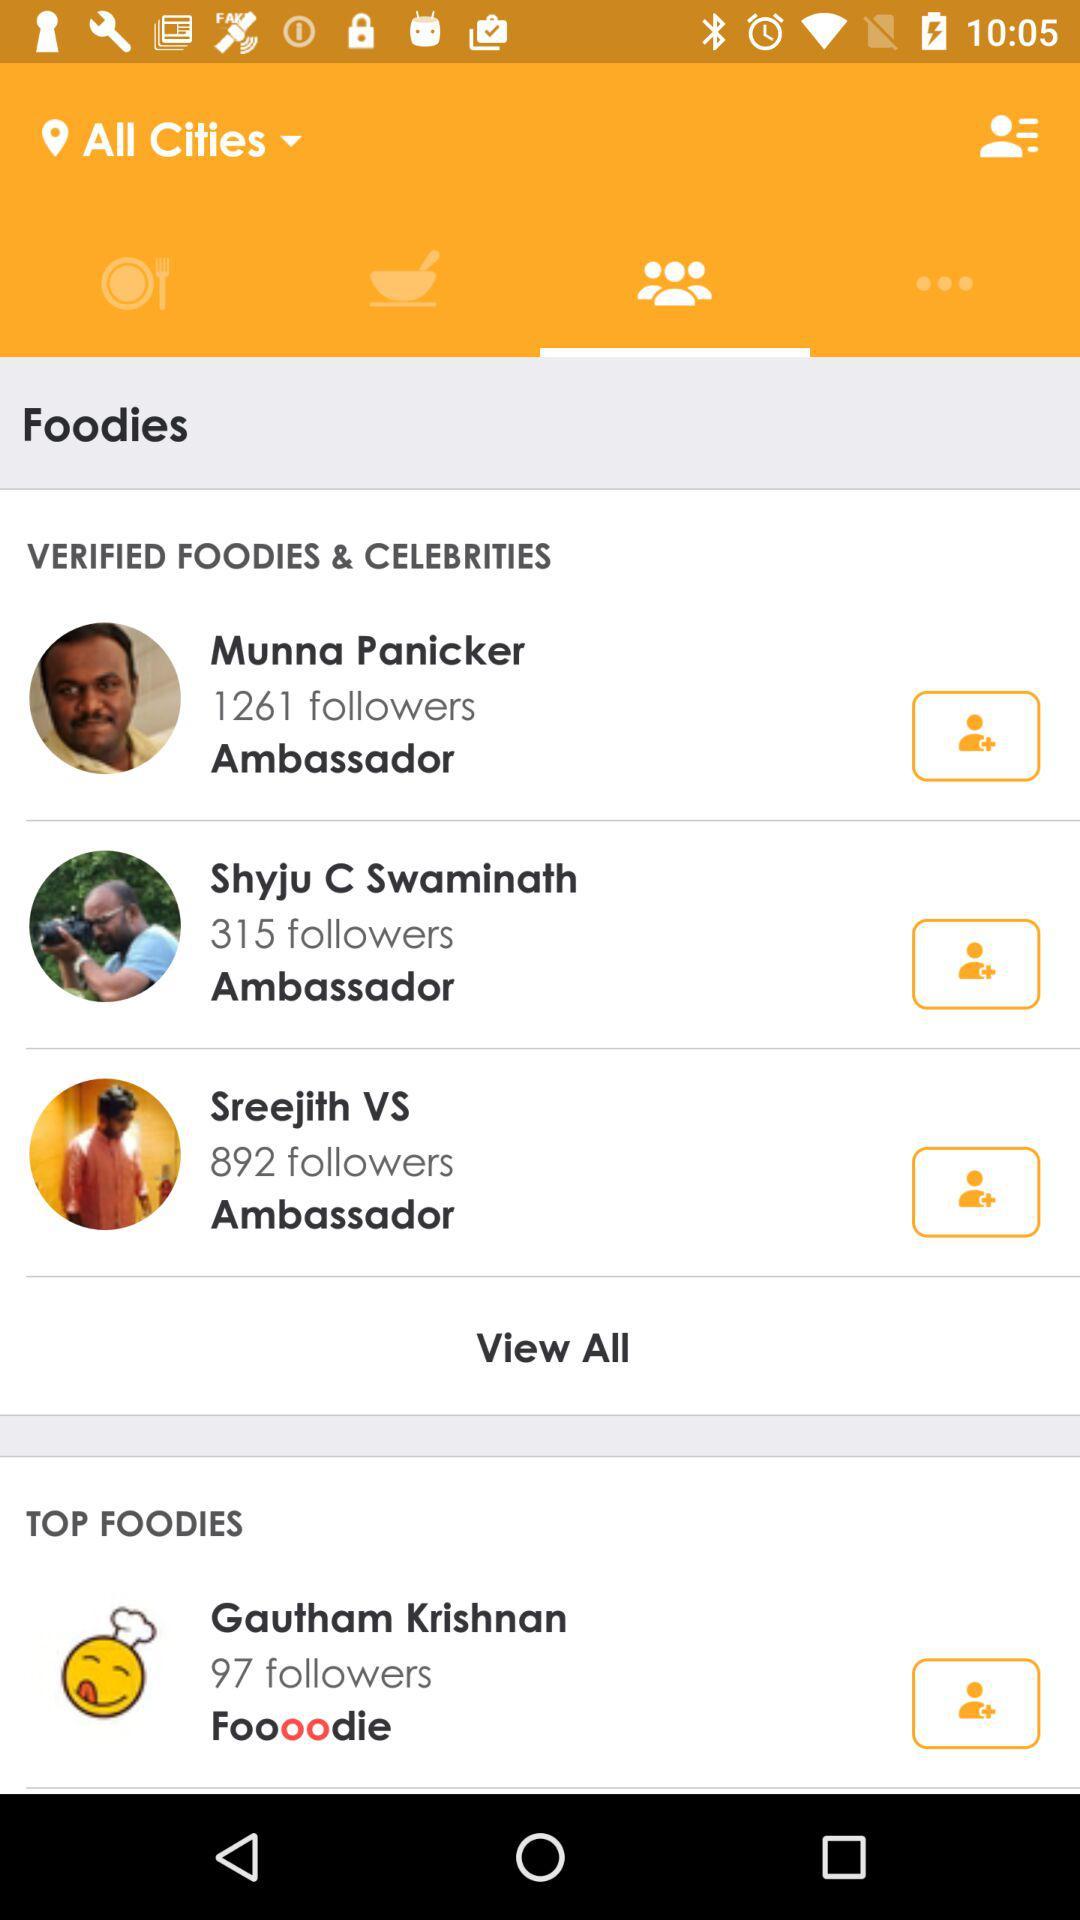  I want to click on the image left of contacts, so click(404, 282).